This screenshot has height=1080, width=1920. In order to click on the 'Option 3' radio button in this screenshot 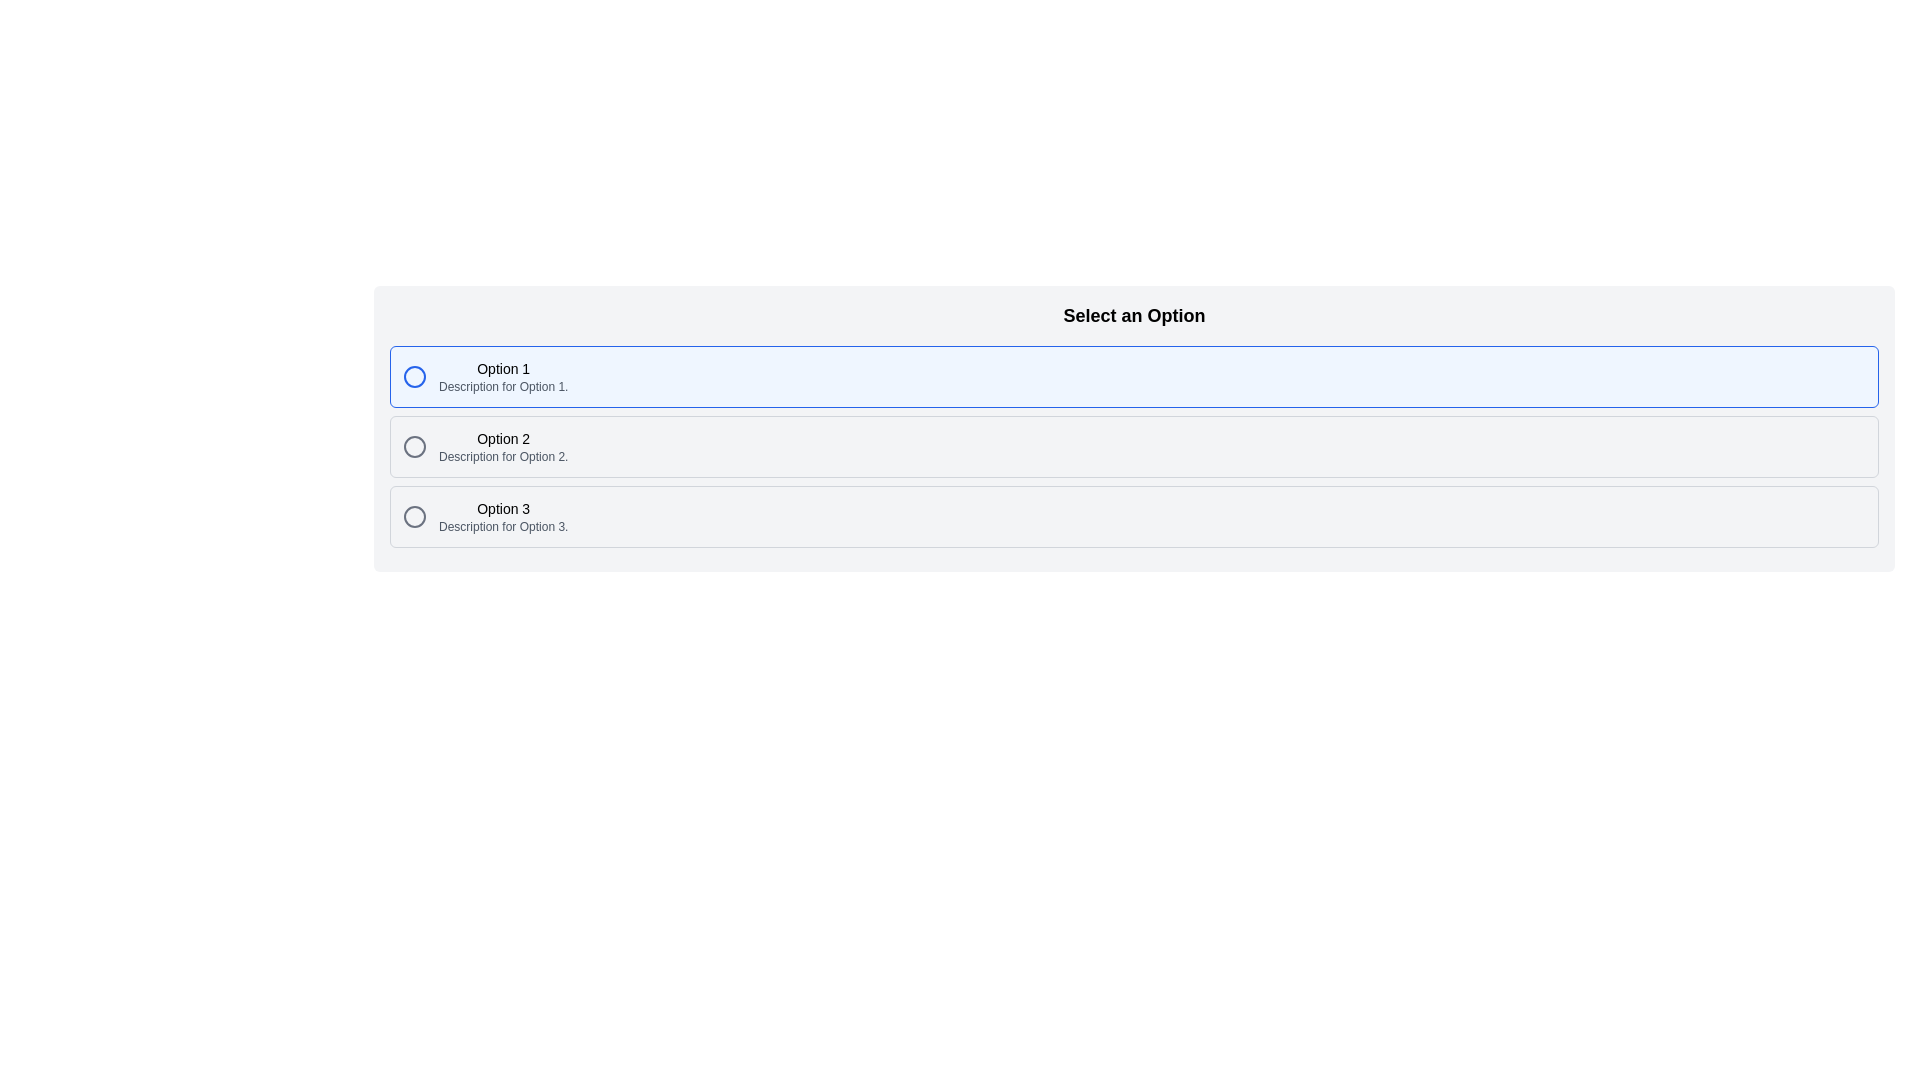, I will do `click(1134, 515)`.